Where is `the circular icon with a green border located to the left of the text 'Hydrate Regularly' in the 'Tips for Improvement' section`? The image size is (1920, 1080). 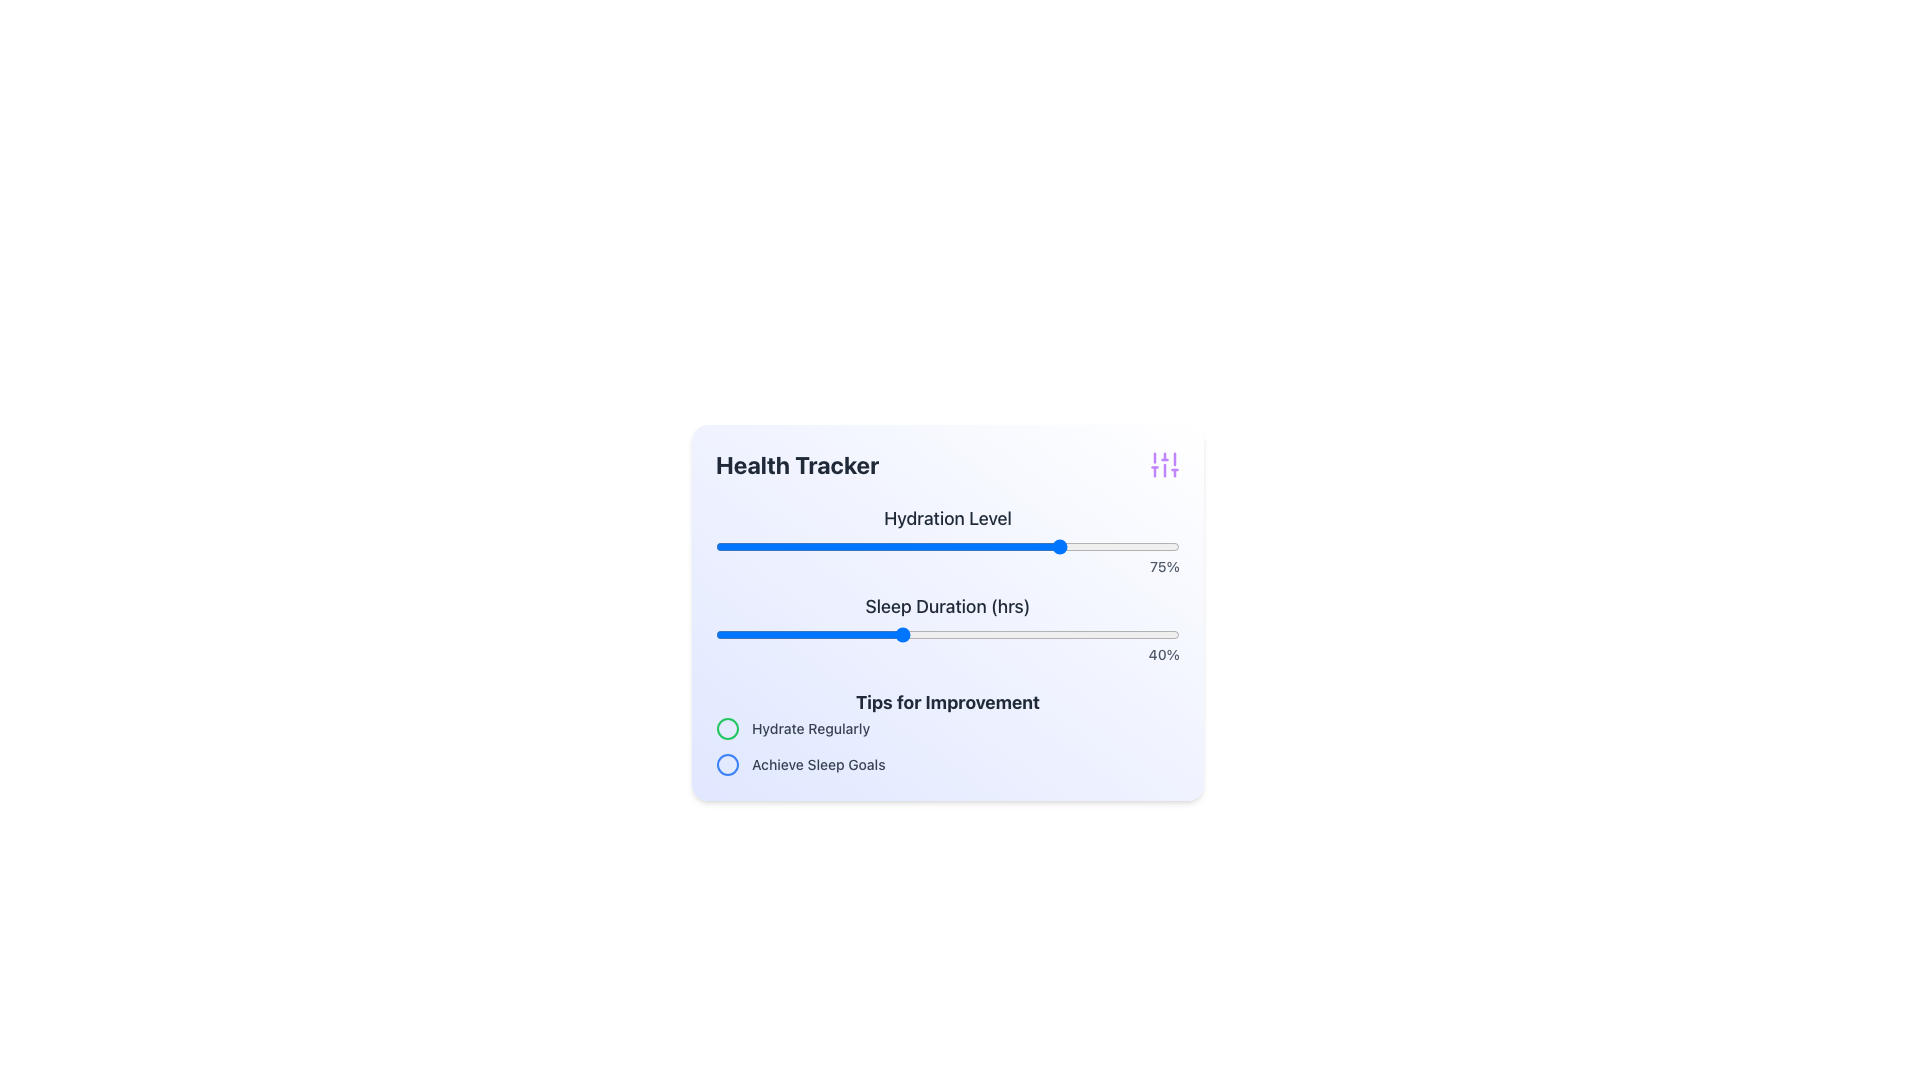 the circular icon with a green border located to the left of the text 'Hydrate Regularly' in the 'Tips for Improvement' section is located at coordinates (727, 729).